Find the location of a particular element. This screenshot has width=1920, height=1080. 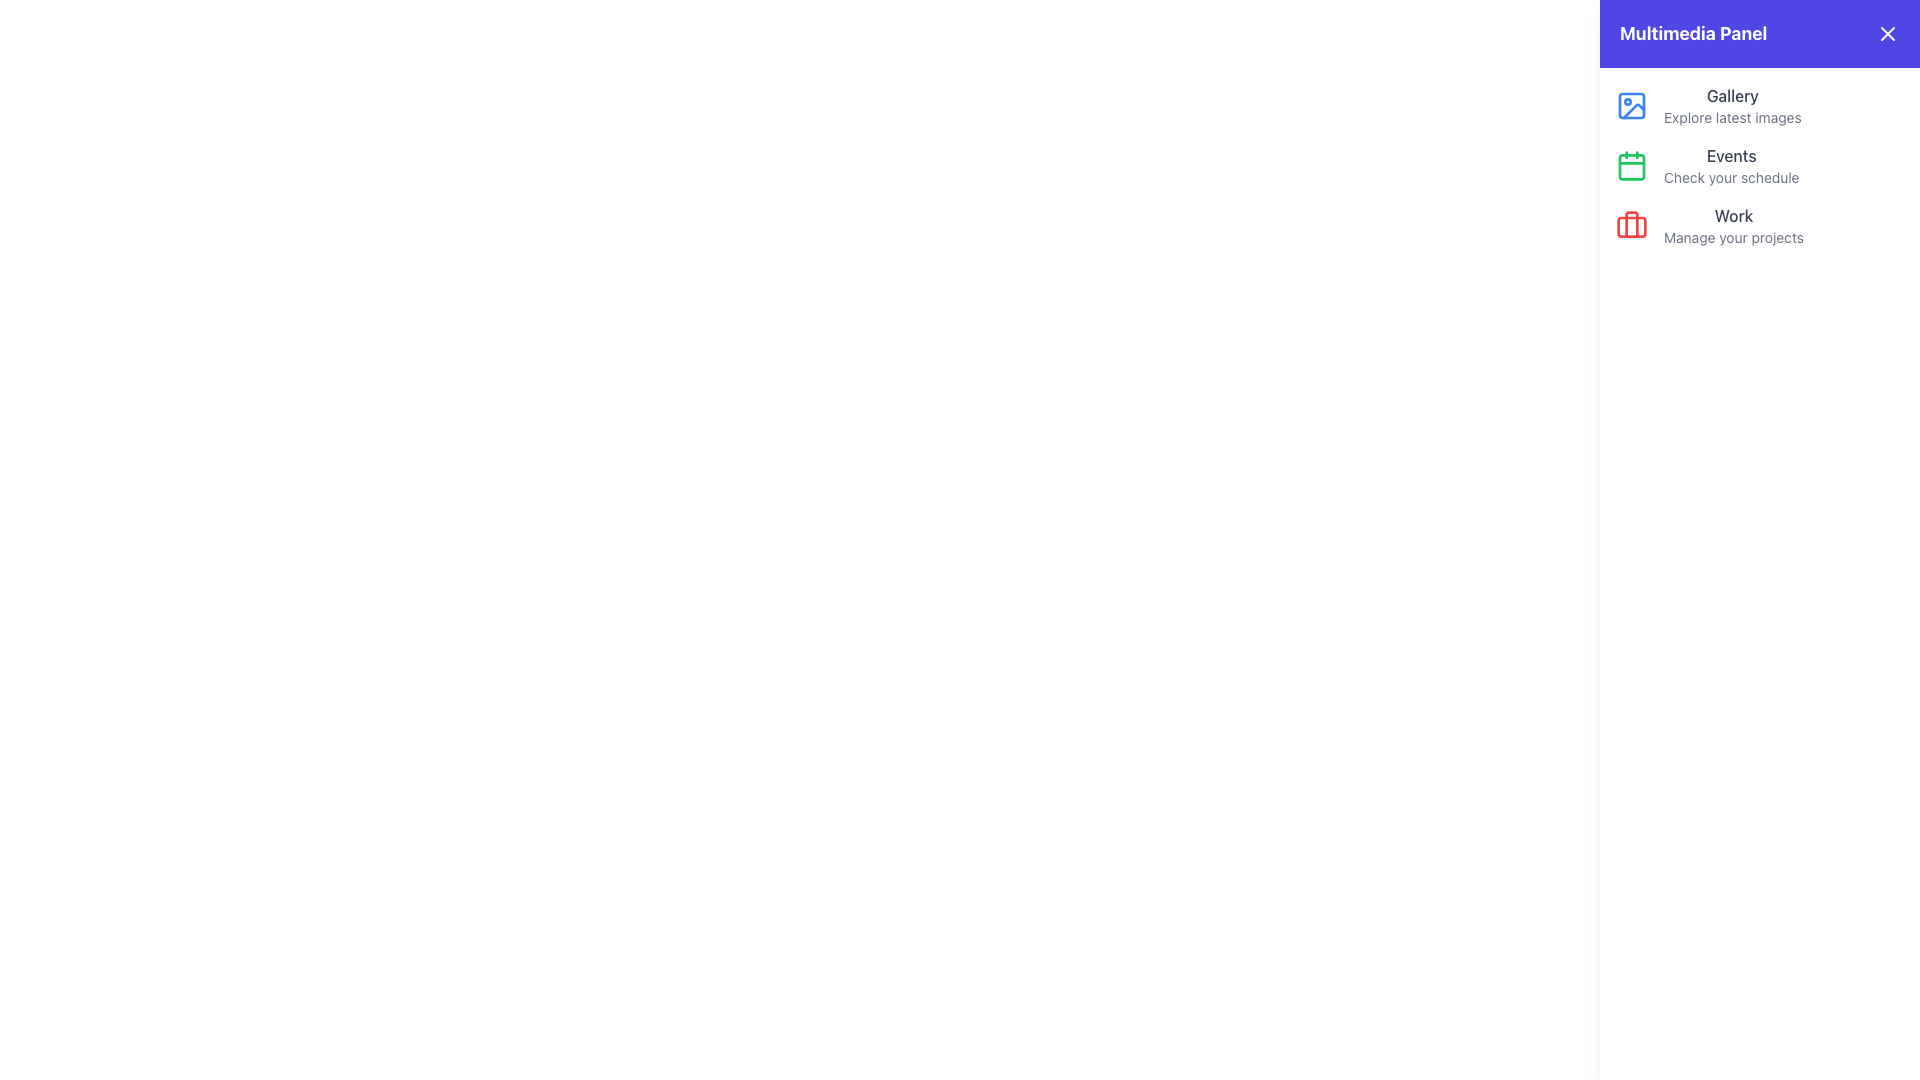

the second list item in the Multimedia Panel, which features a green calendar icon and the text 'Events' and 'Check your schedule' is located at coordinates (1760, 164).